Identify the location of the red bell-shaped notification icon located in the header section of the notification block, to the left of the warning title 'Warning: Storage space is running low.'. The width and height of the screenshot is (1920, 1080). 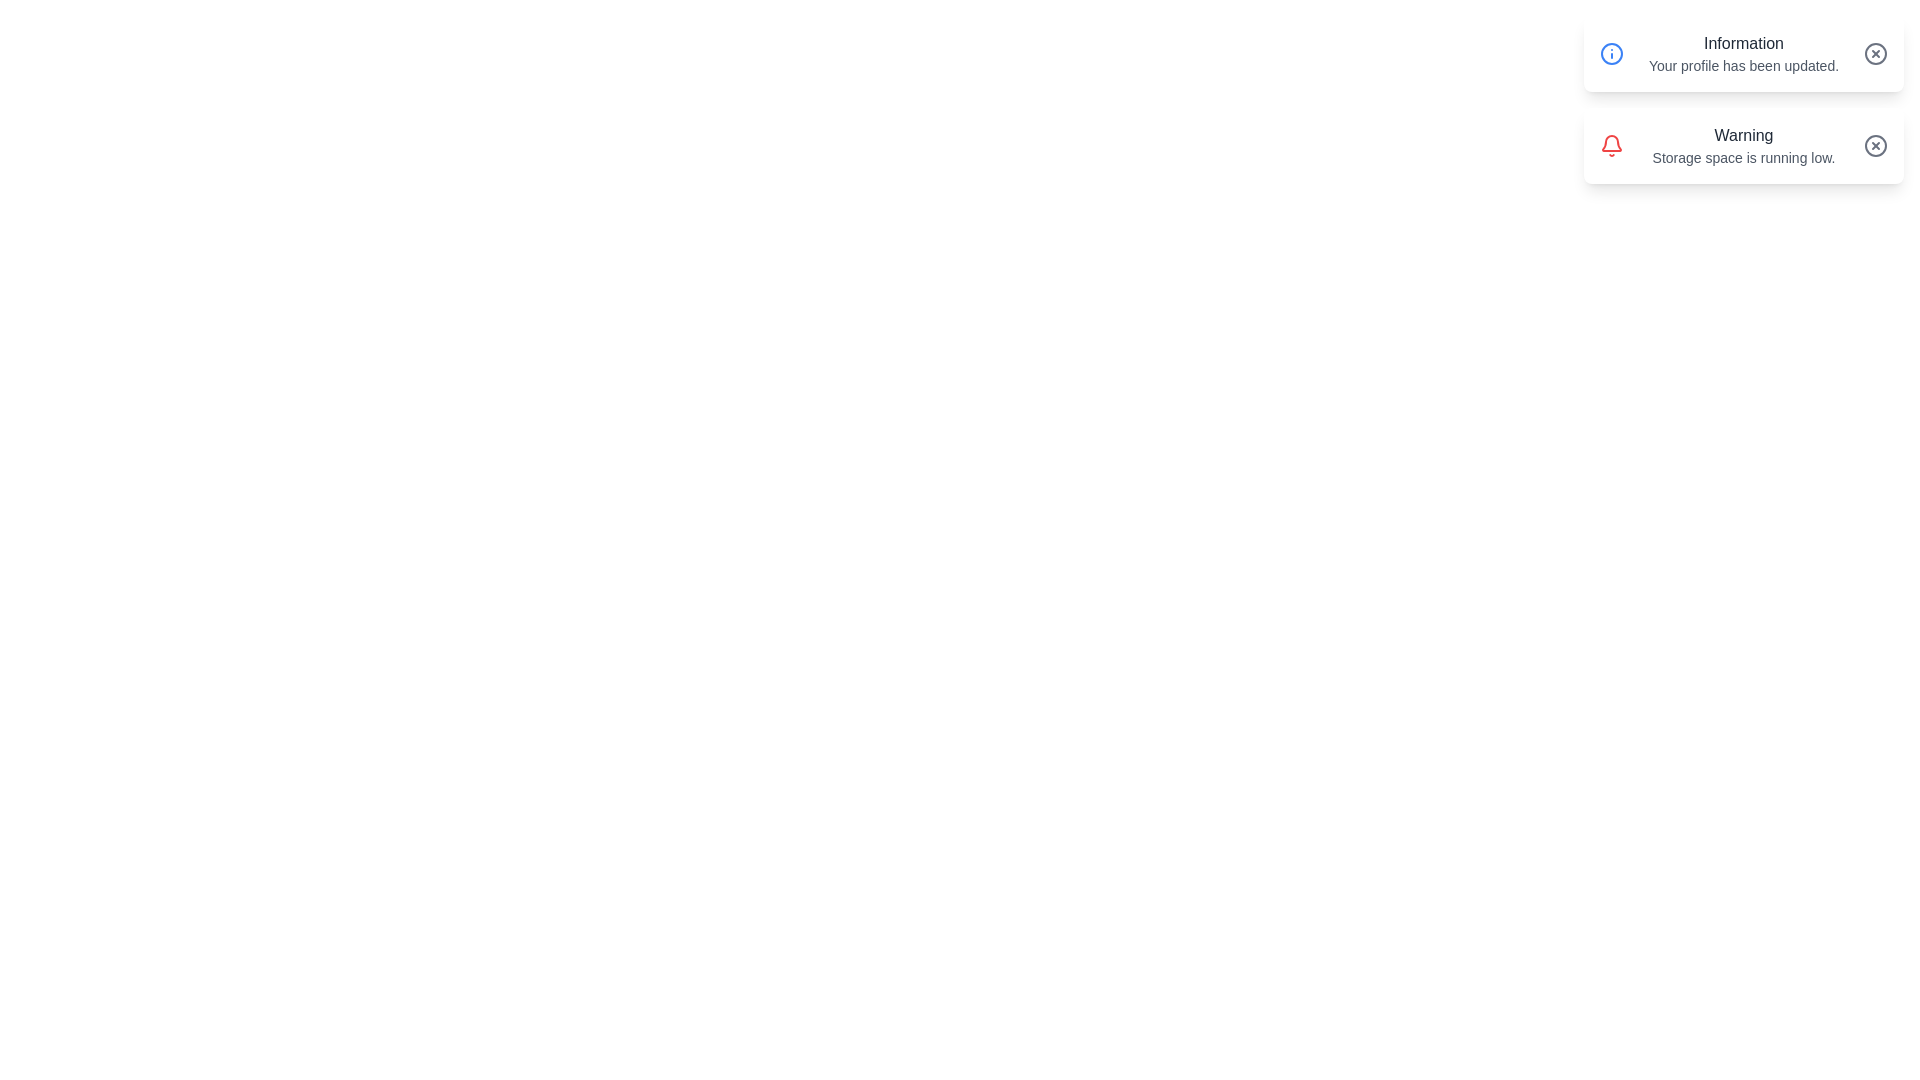
(1612, 142).